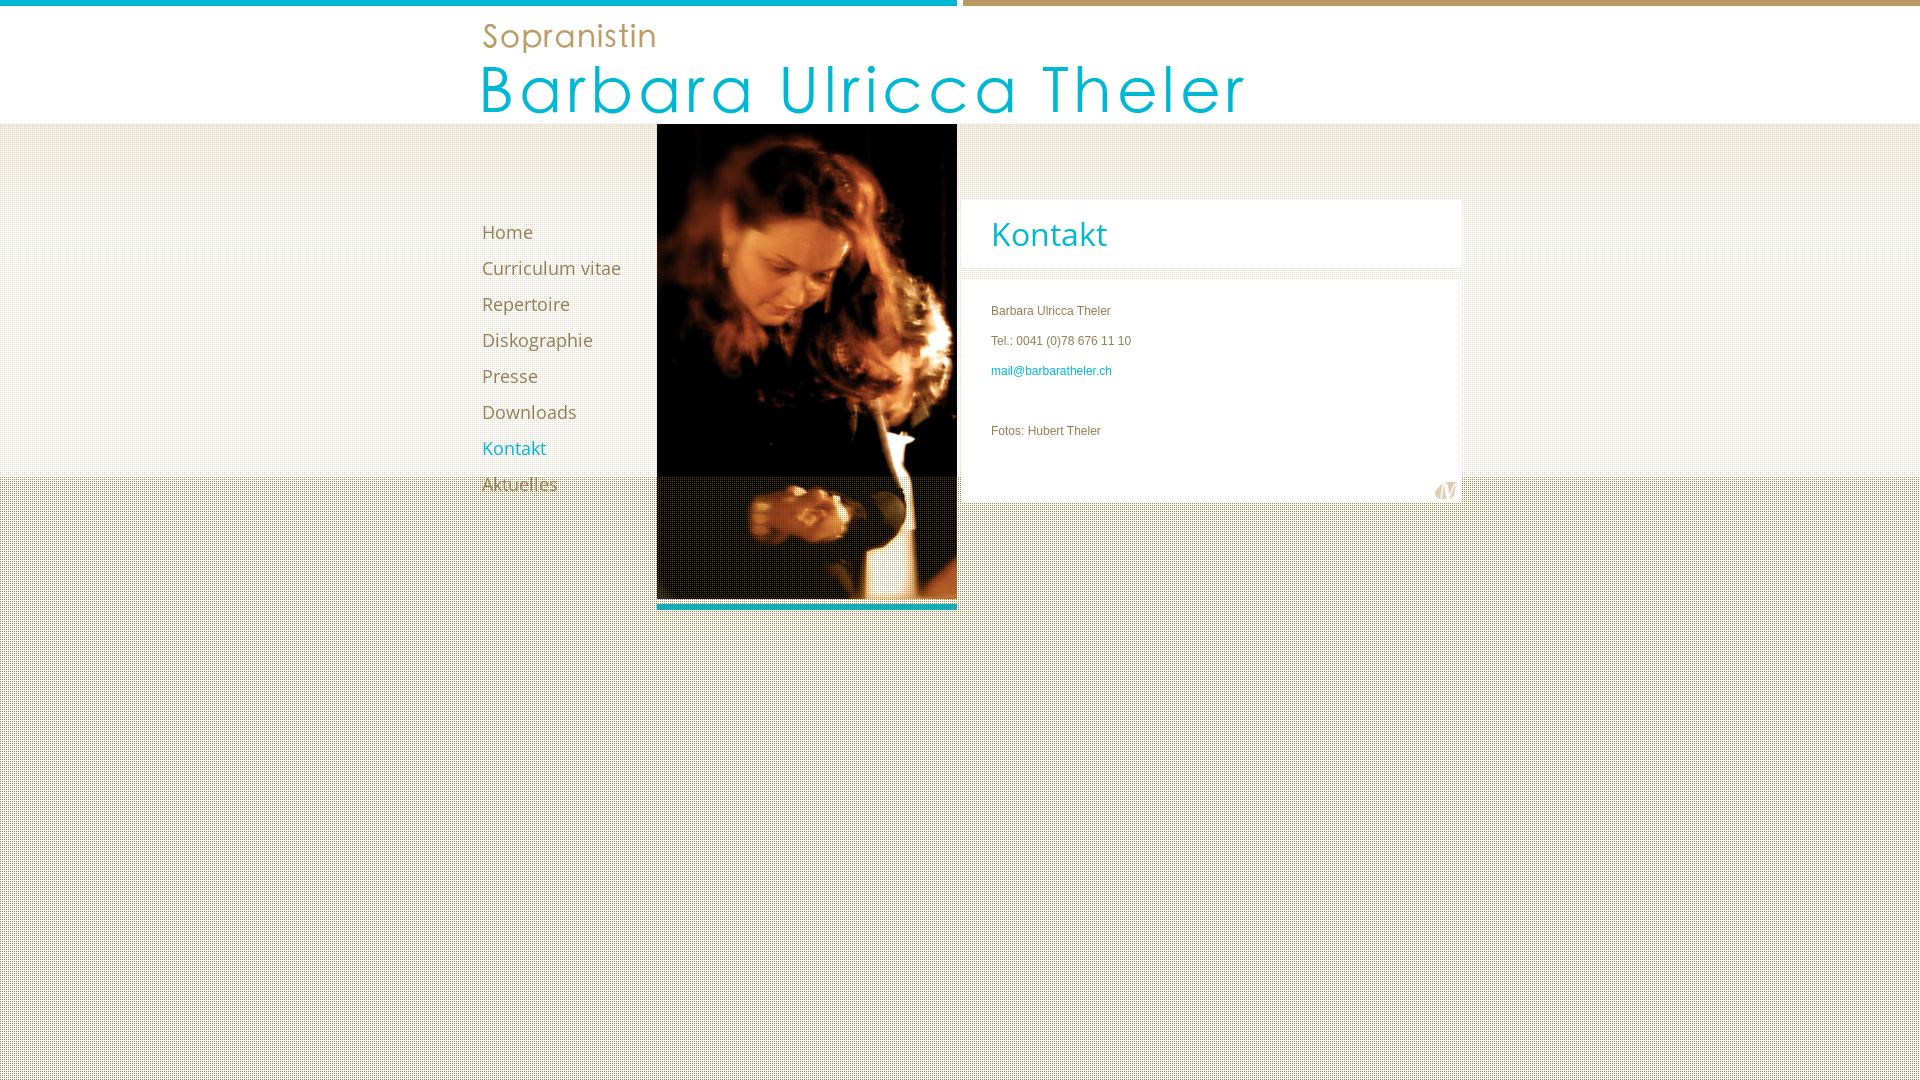  What do you see at coordinates (568, 446) in the screenshot?
I see `'Kontakt'` at bounding box center [568, 446].